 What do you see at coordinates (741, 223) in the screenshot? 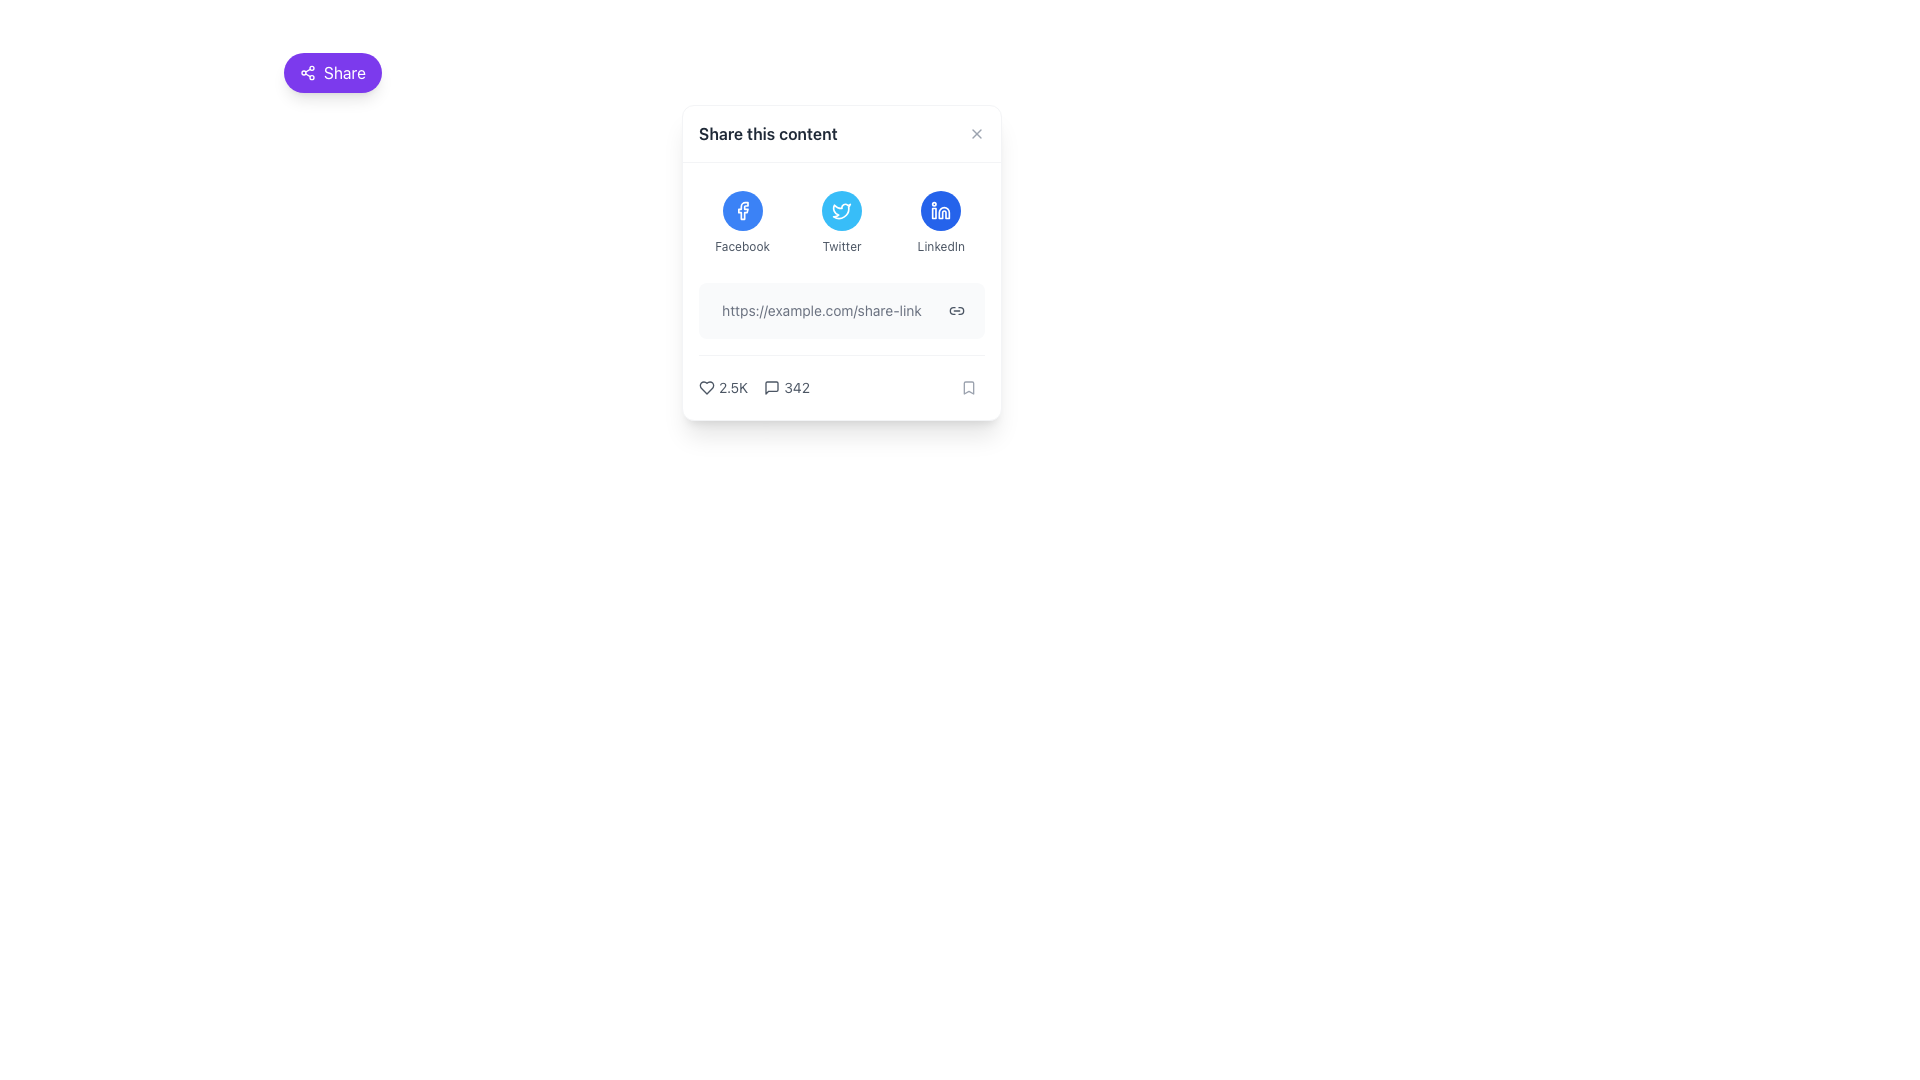
I see `the Facebook button with a white icon and gray label to navigate` at bounding box center [741, 223].